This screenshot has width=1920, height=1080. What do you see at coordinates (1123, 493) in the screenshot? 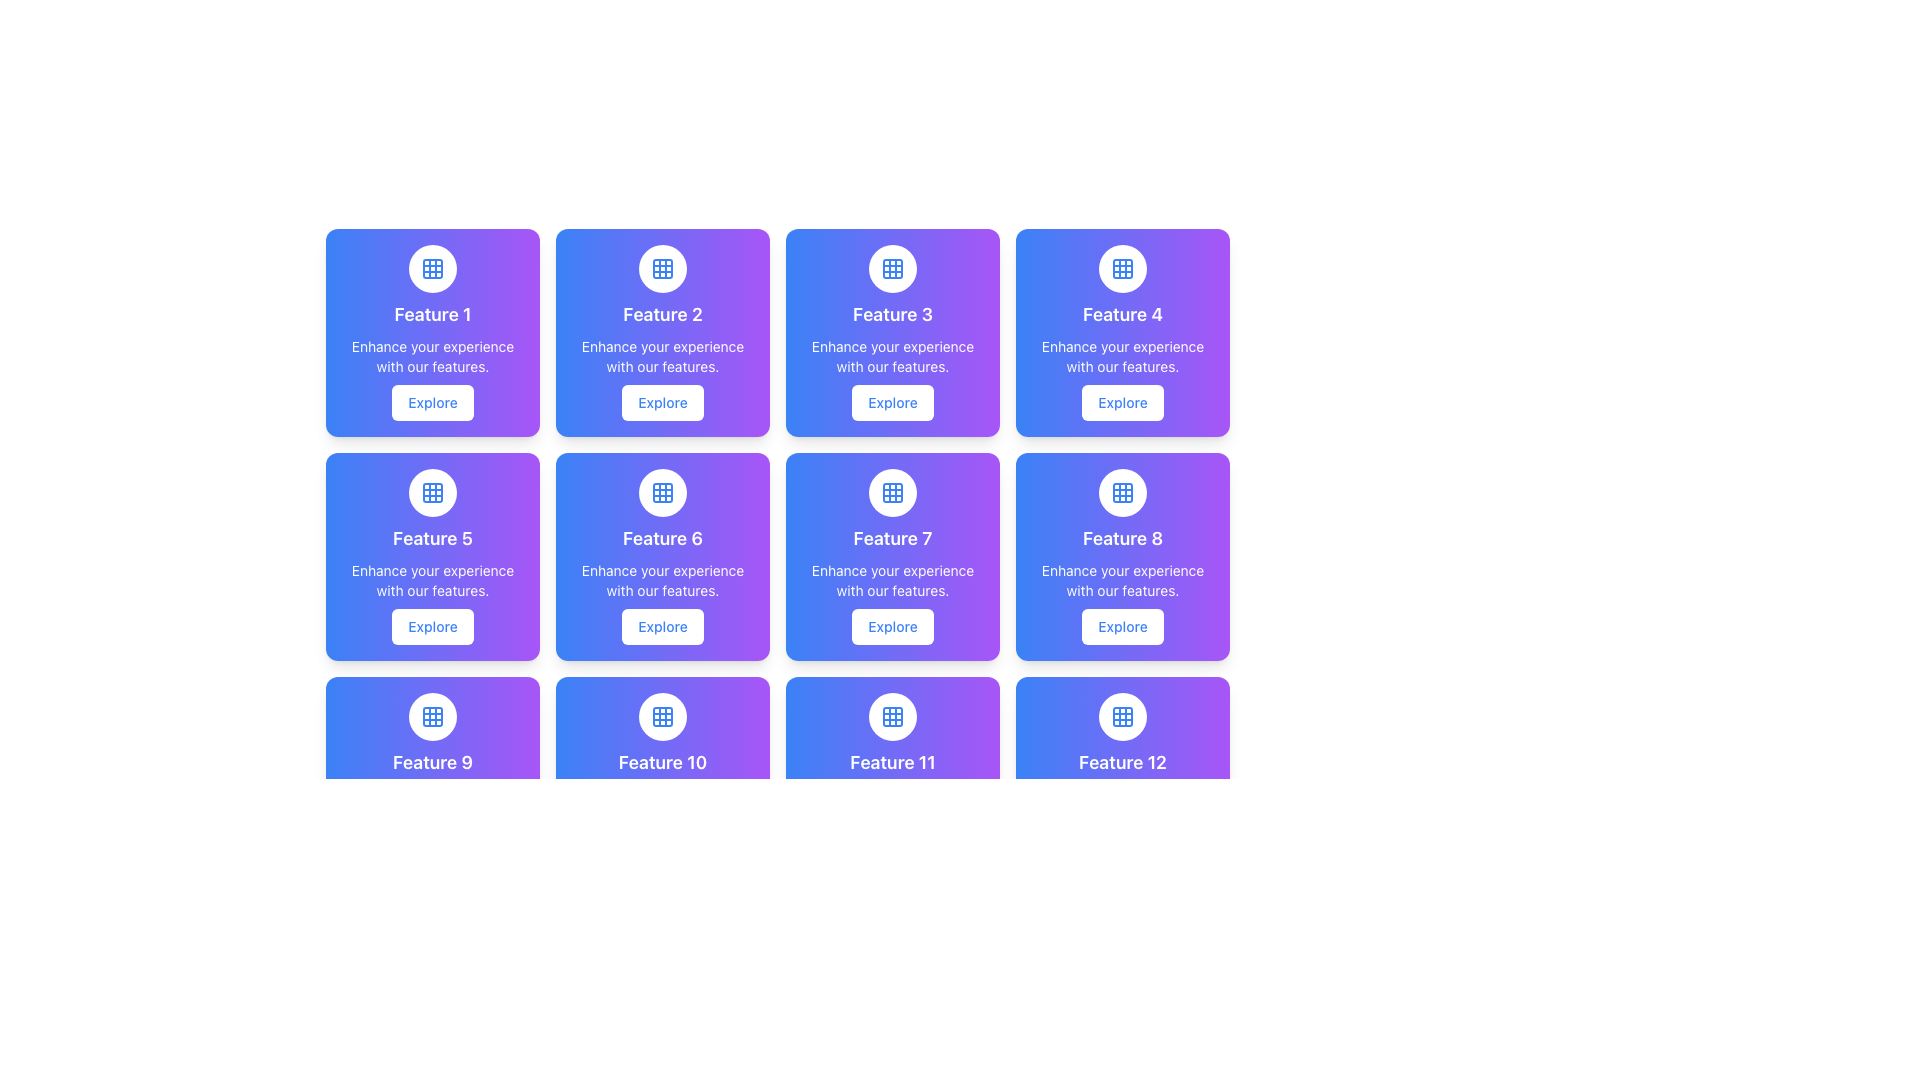
I see `the circular white icon with a blue grid symbol located in the center top area of the 'Feature 8' card` at bounding box center [1123, 493].